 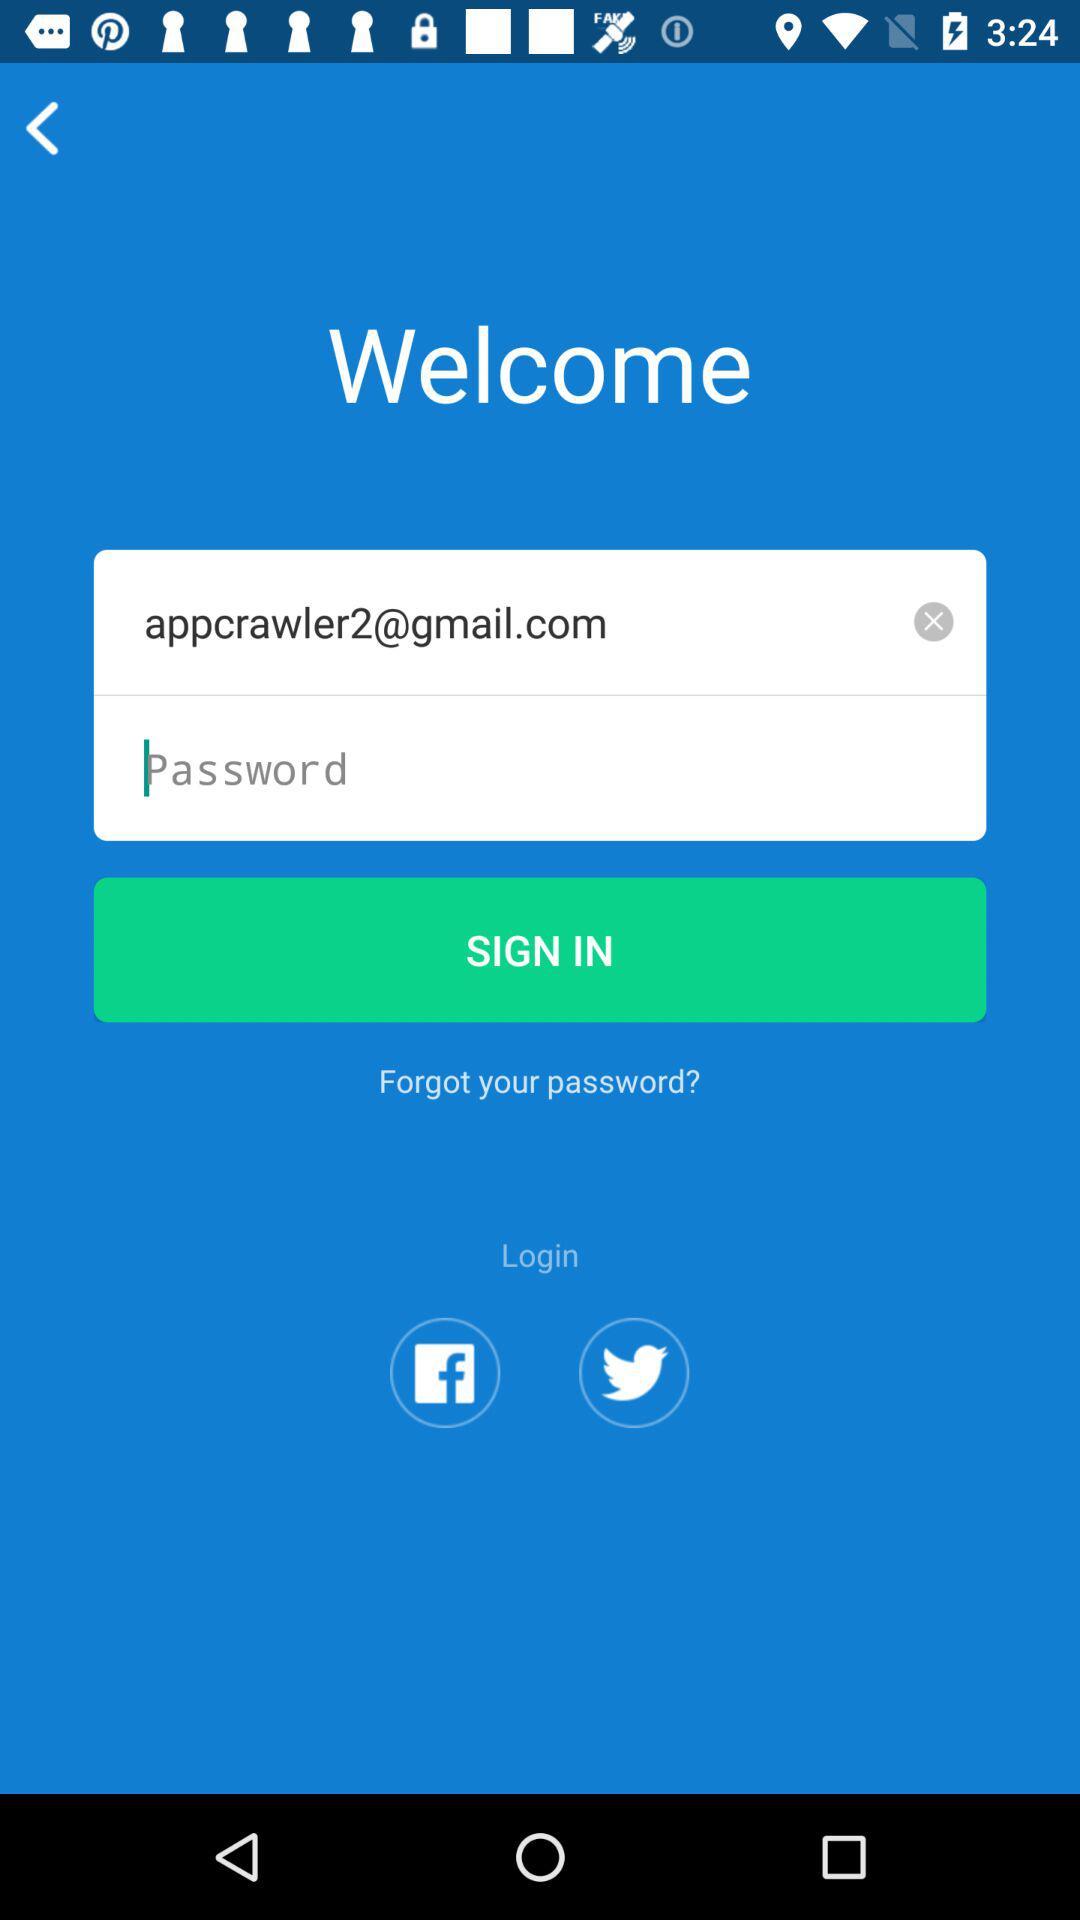 What do you see at coordinates (444, 1469) in the screenshot?
I see `the facebook icon` at bounding box center [444, 1469].